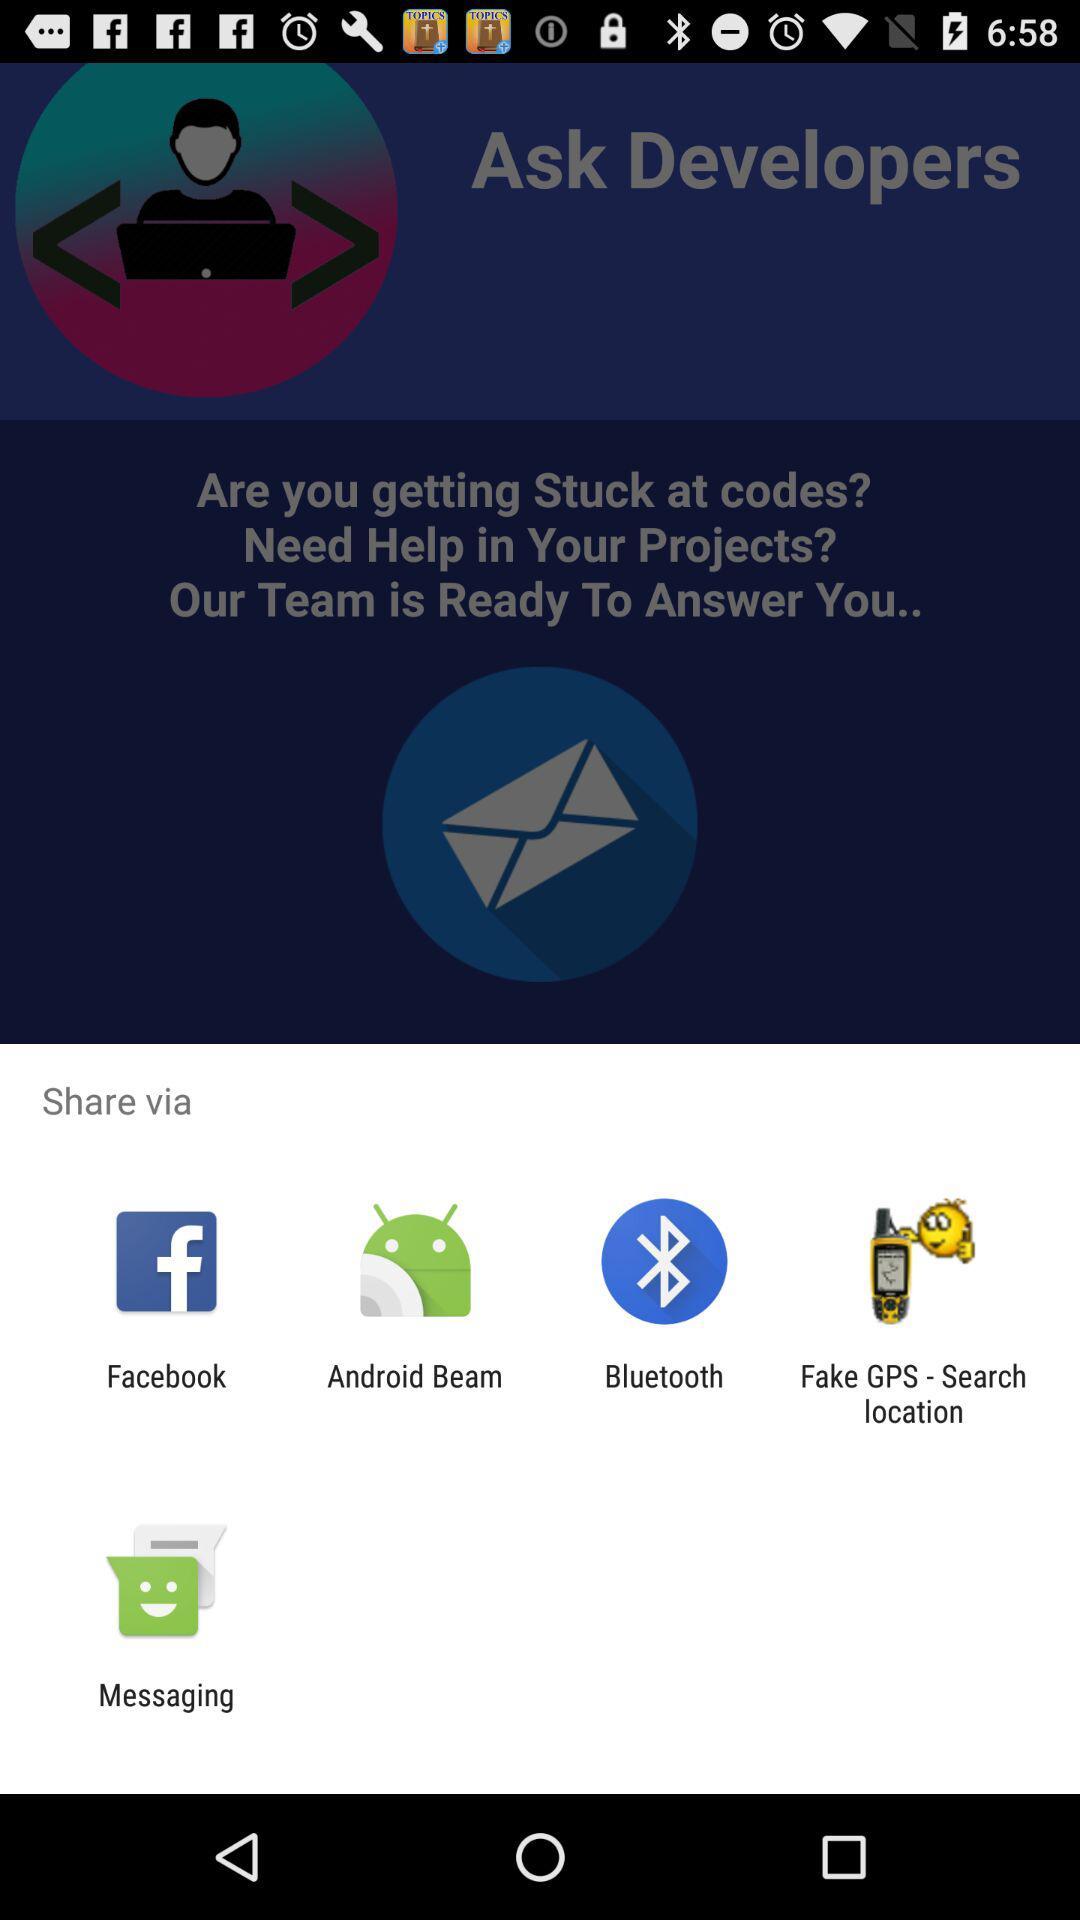  What do you see at coordinates (165, 1711) in the screenshot?
I see `the messaging app` at bounding box center [165, 1711].